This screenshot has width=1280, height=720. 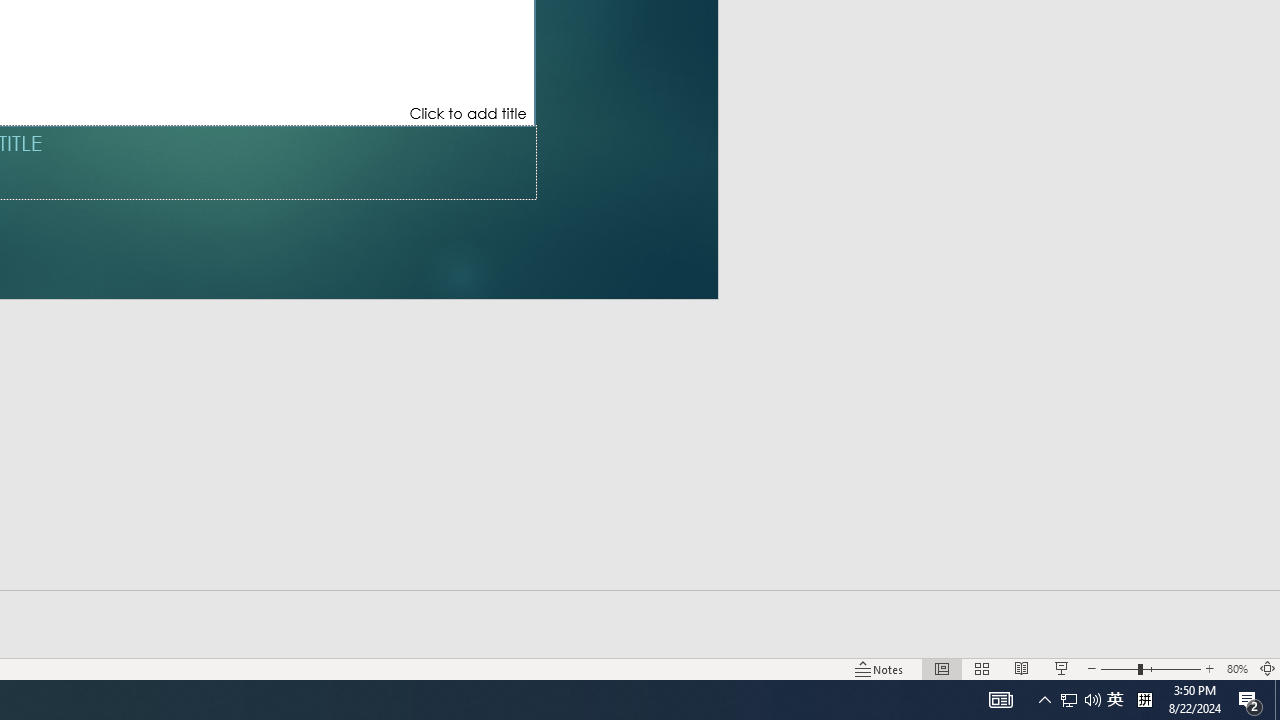 I want to click on 'Notes ', so click(x=879, y=669).